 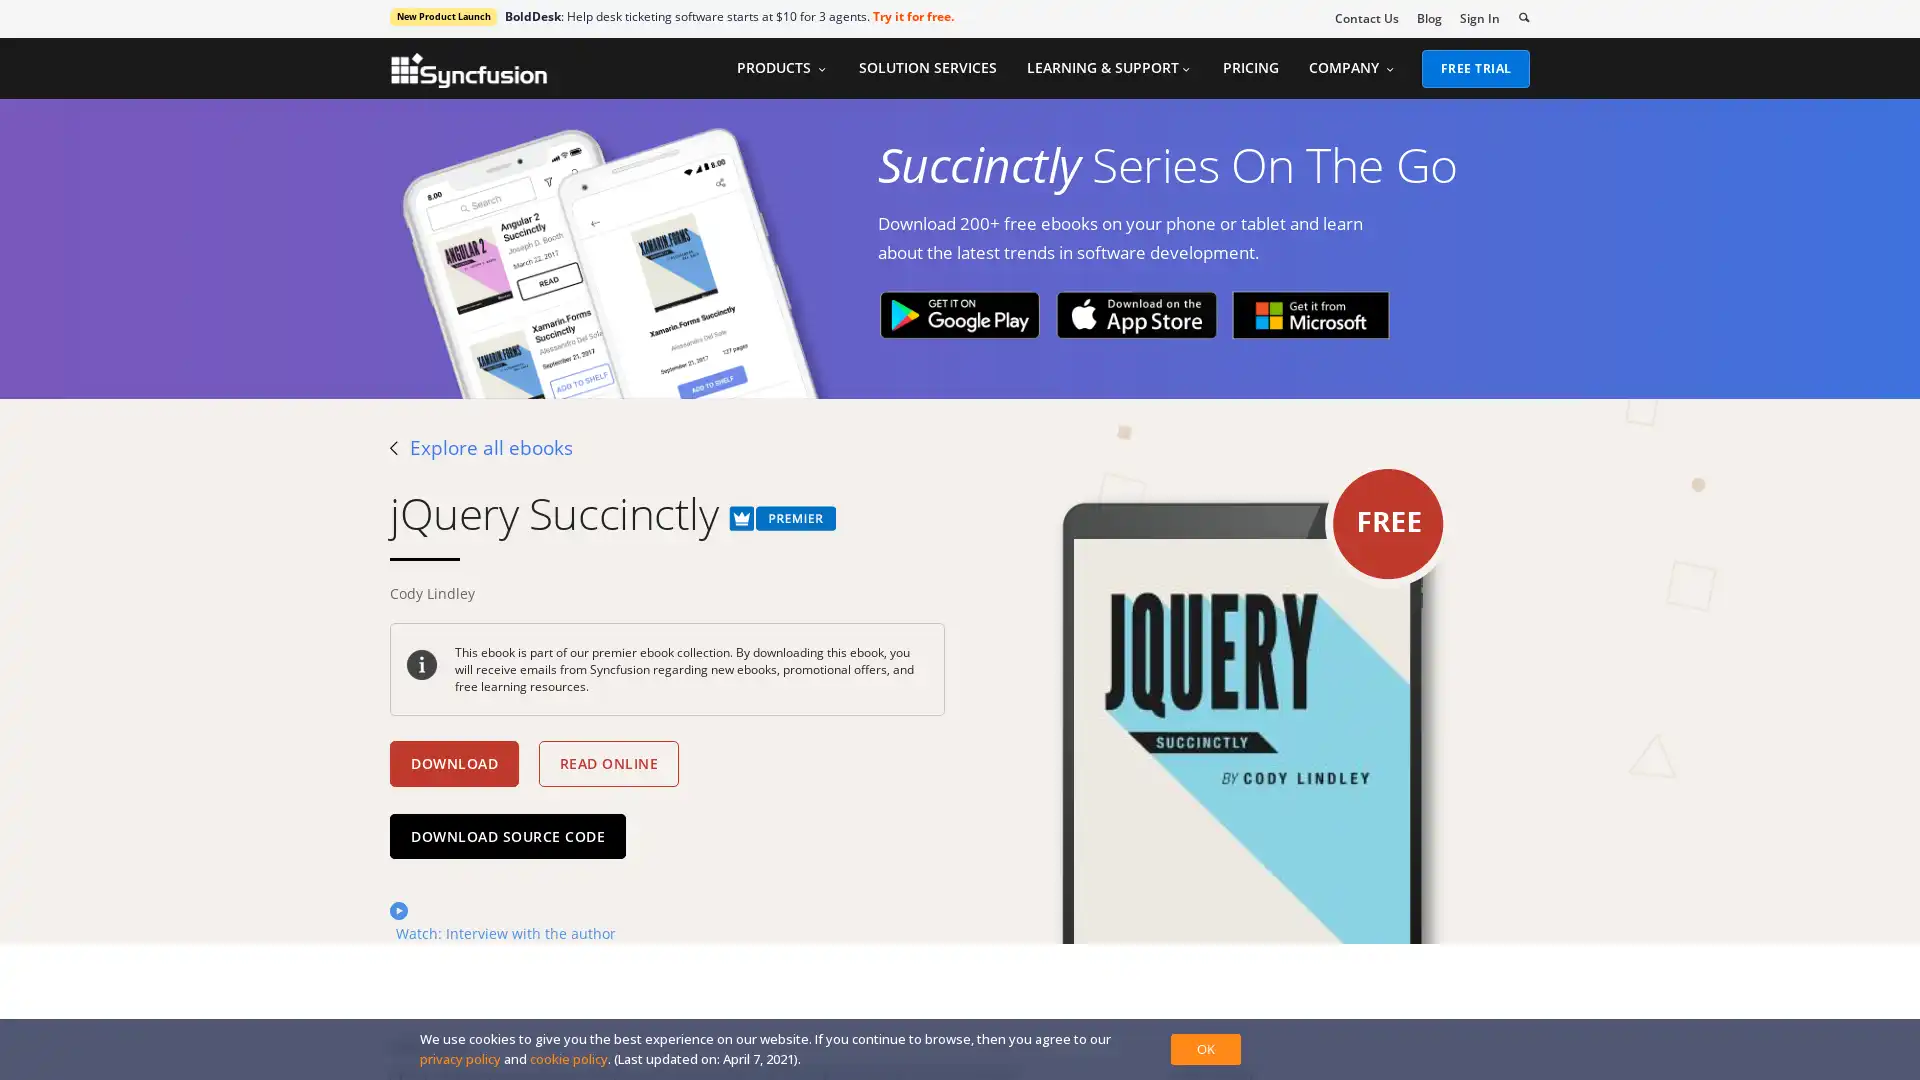 I want to click on COMPANY, so click(x=1352, y=67).